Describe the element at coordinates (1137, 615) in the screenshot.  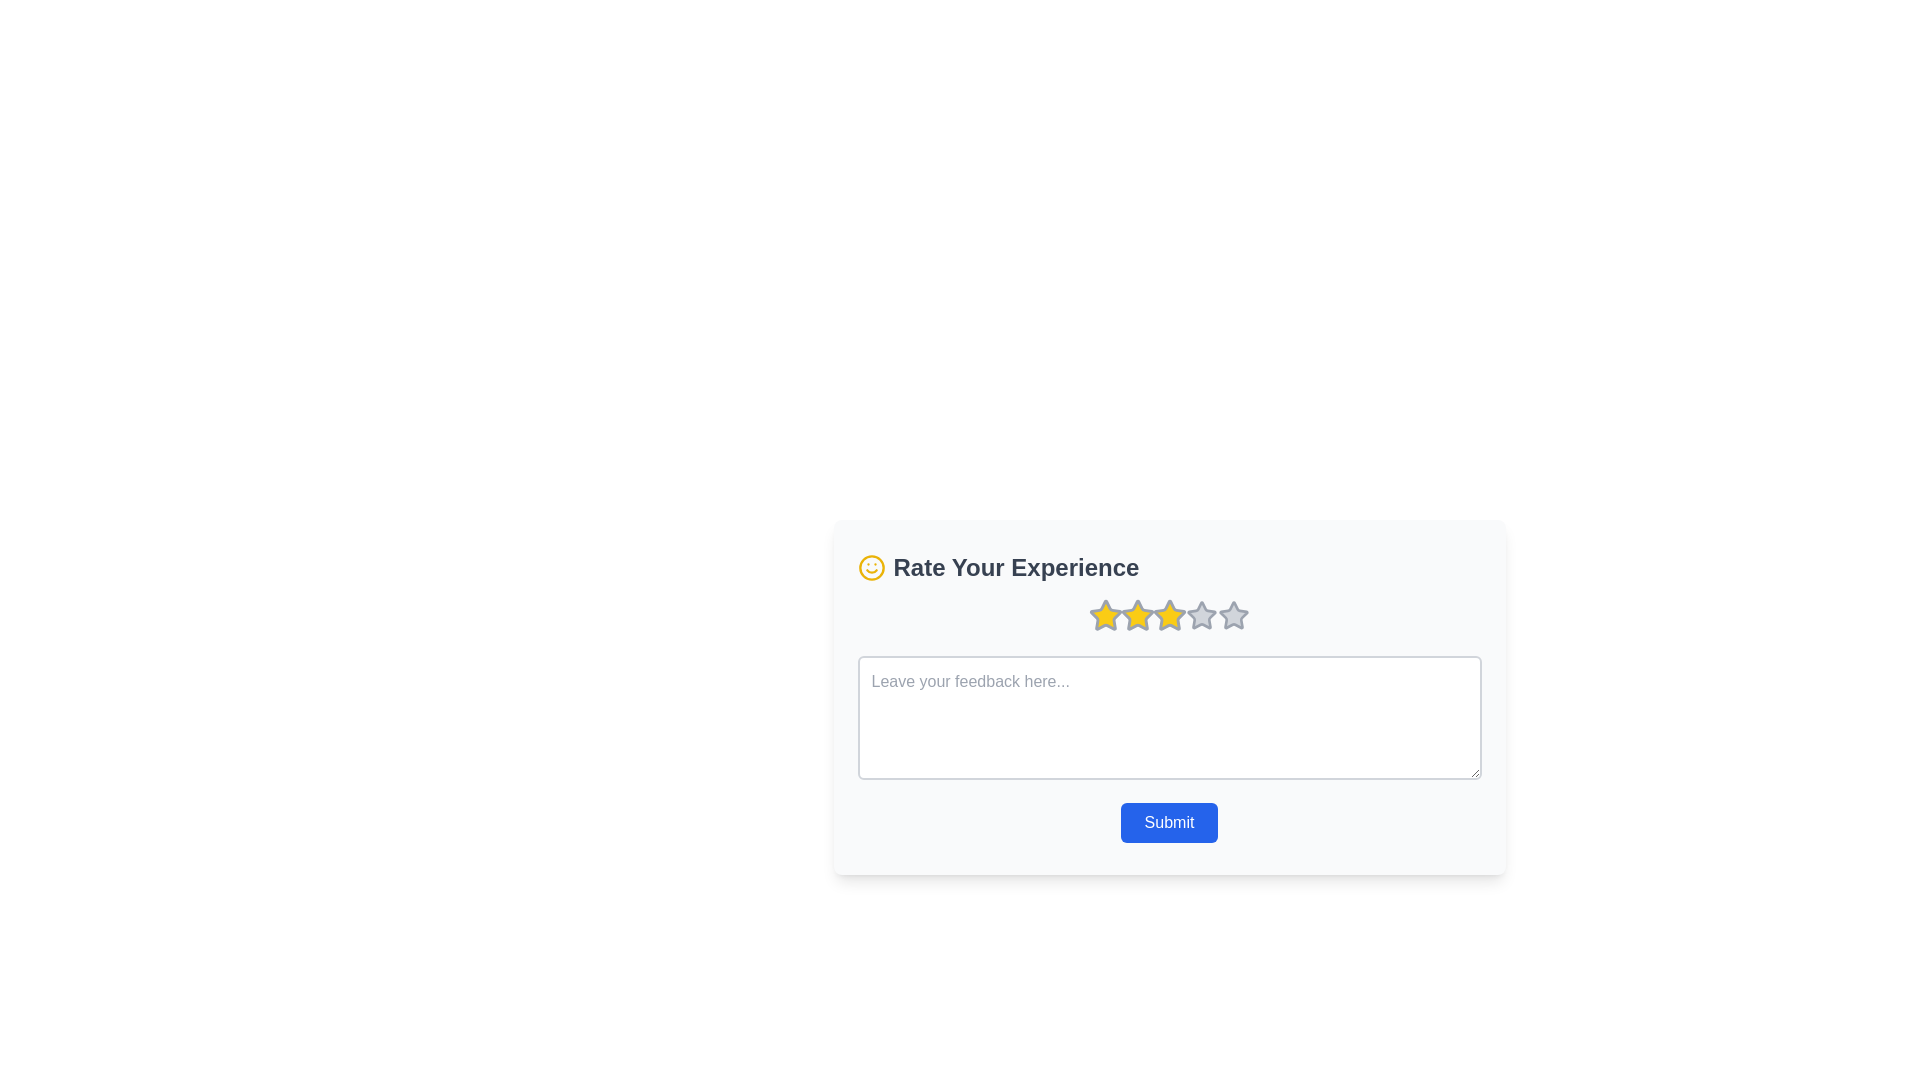
I see `the interactive star icon with a bright yellow interior and gray border, which is the third star in a row of five` at that location.